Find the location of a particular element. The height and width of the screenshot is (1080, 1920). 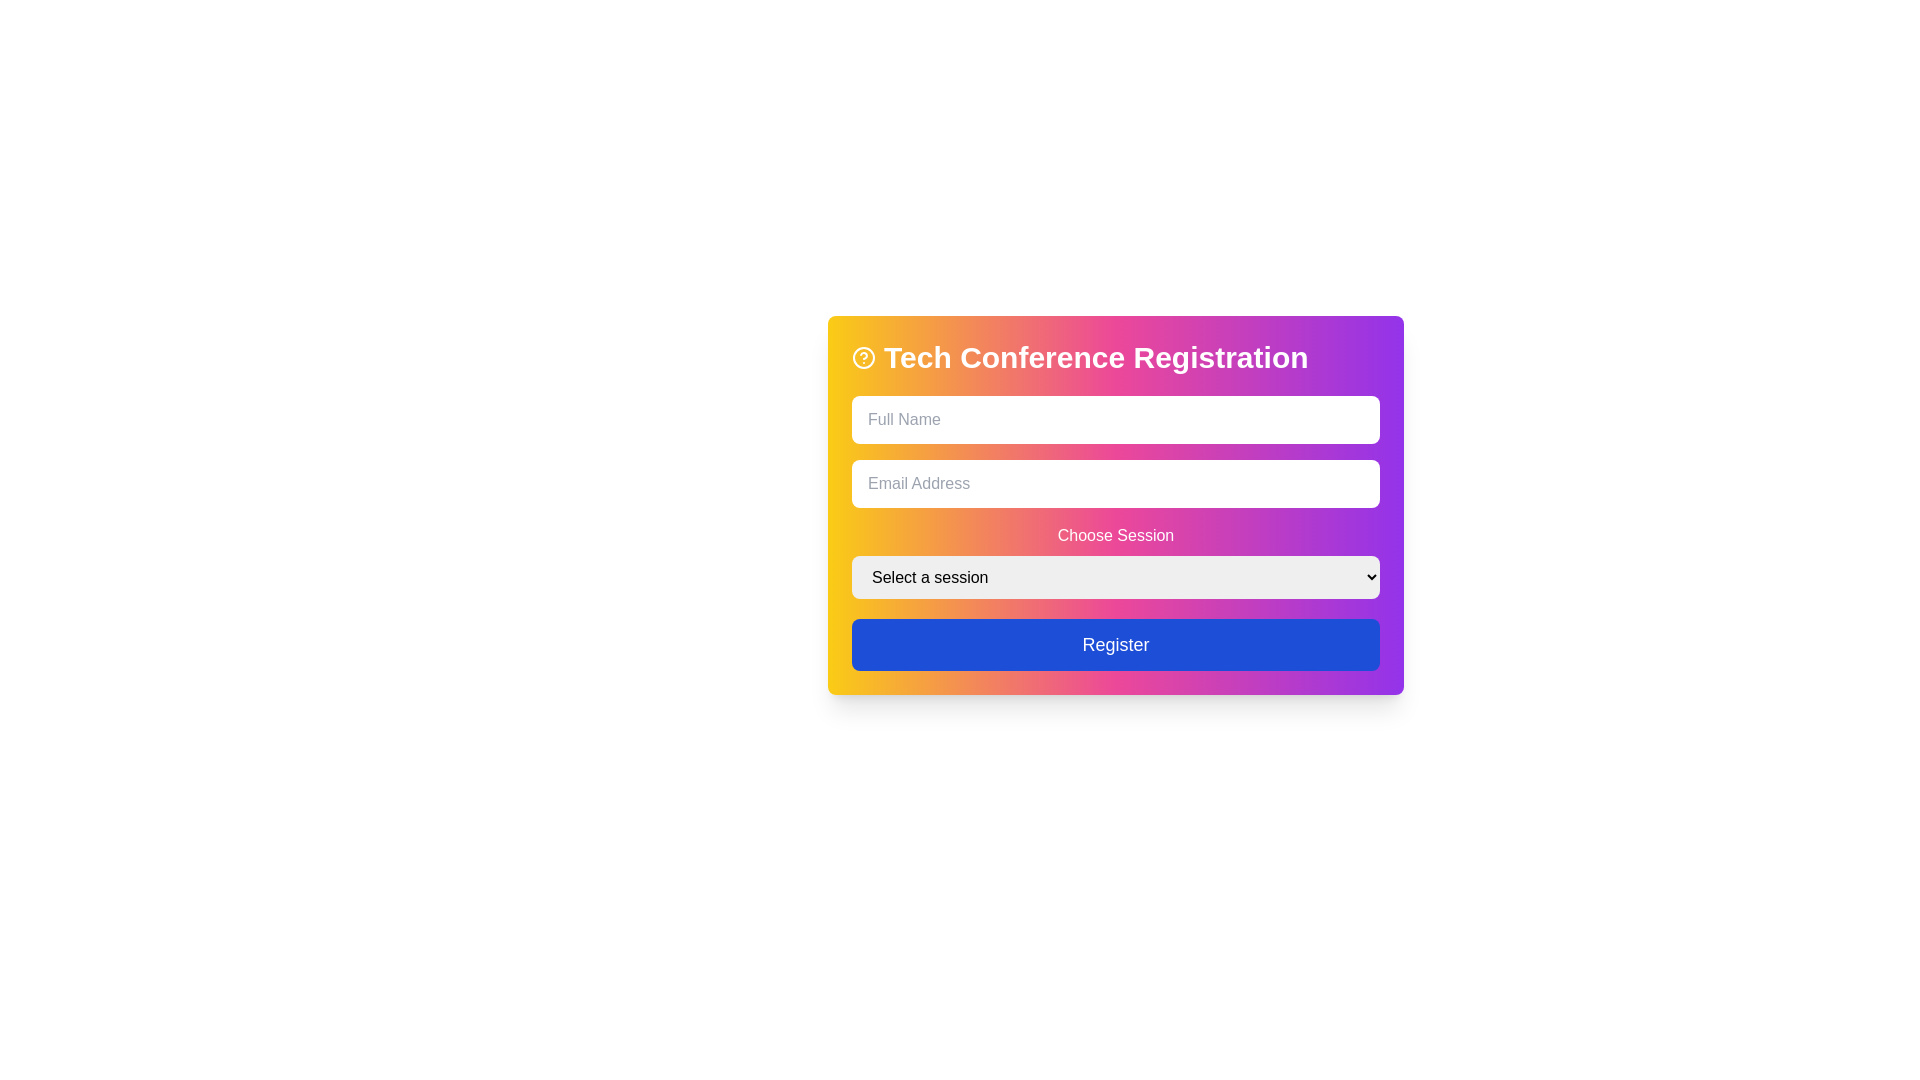

an option from the 'Choose Session' dropdown menu located below the 'Email Address' field and above the 'Register' button is located at coordinates (1115, 560).